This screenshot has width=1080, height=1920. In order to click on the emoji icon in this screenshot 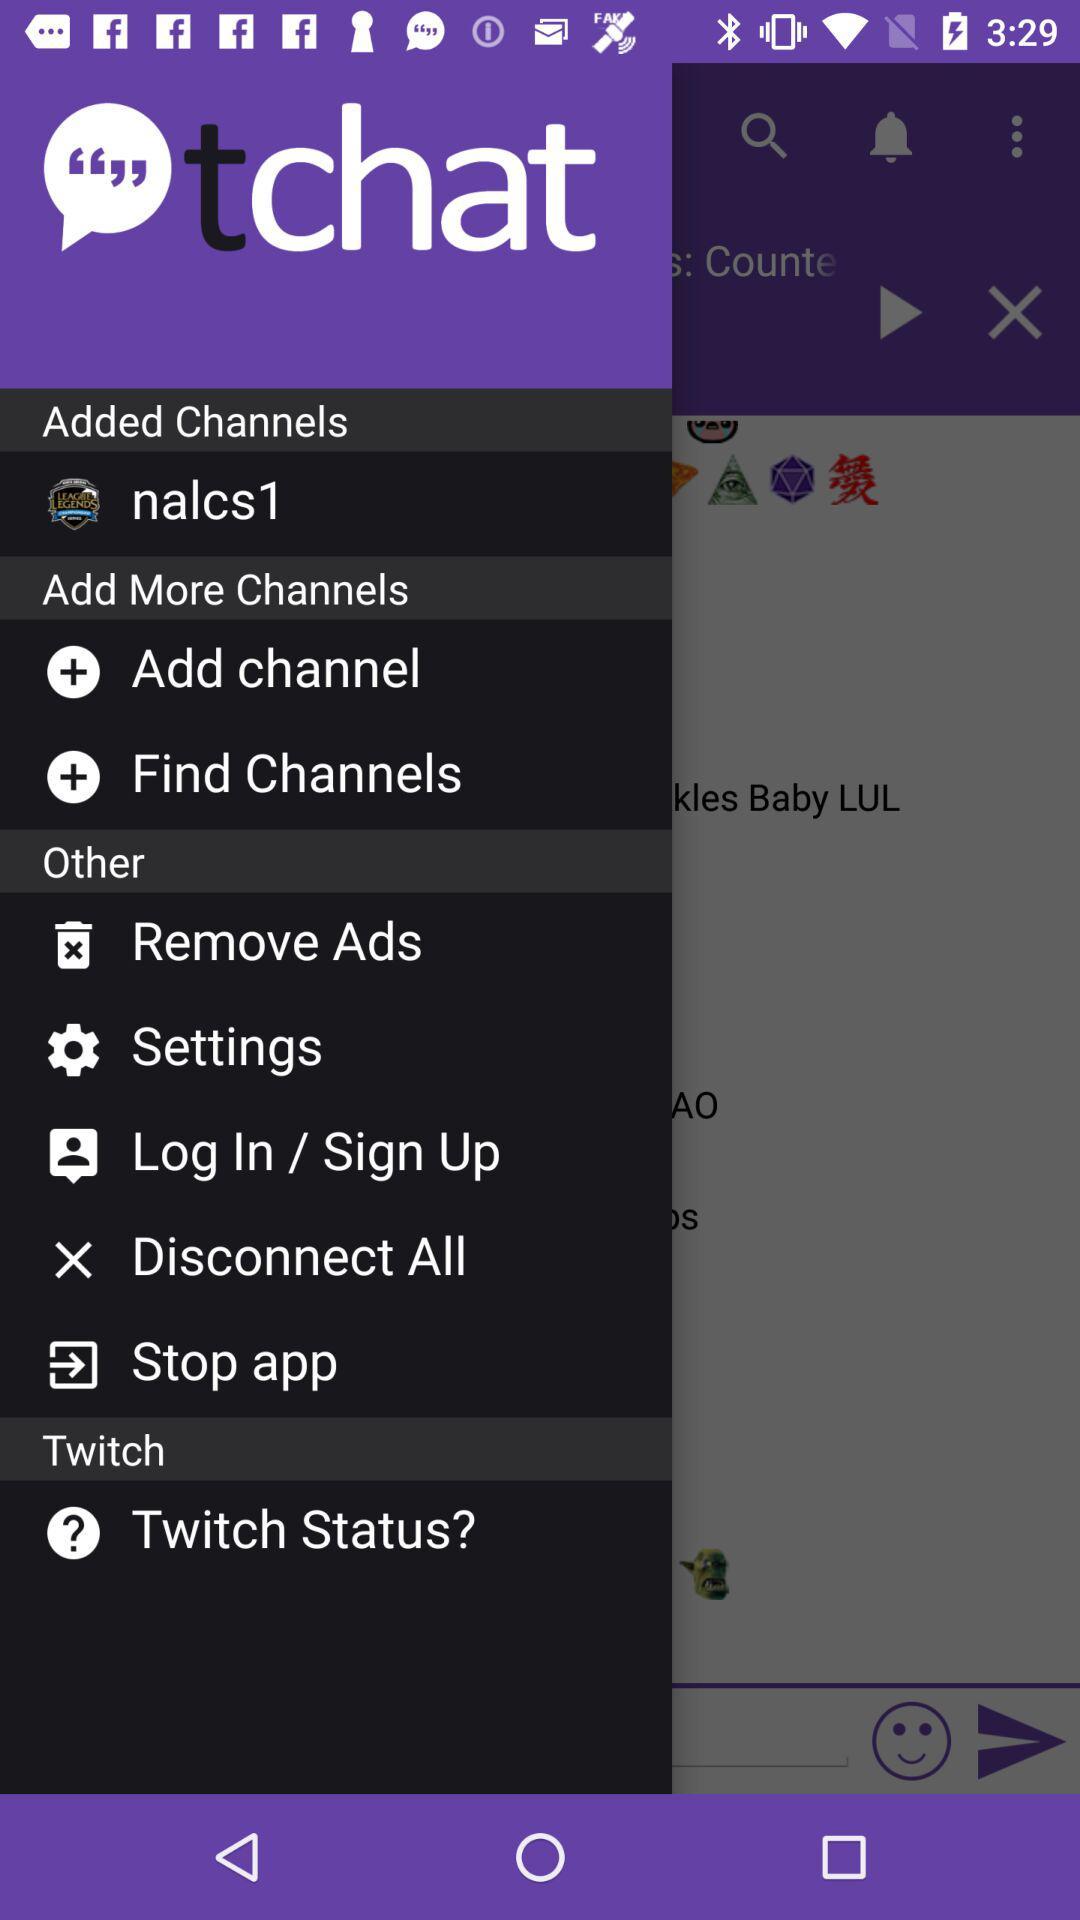, I will do `click(911, 1740)`.